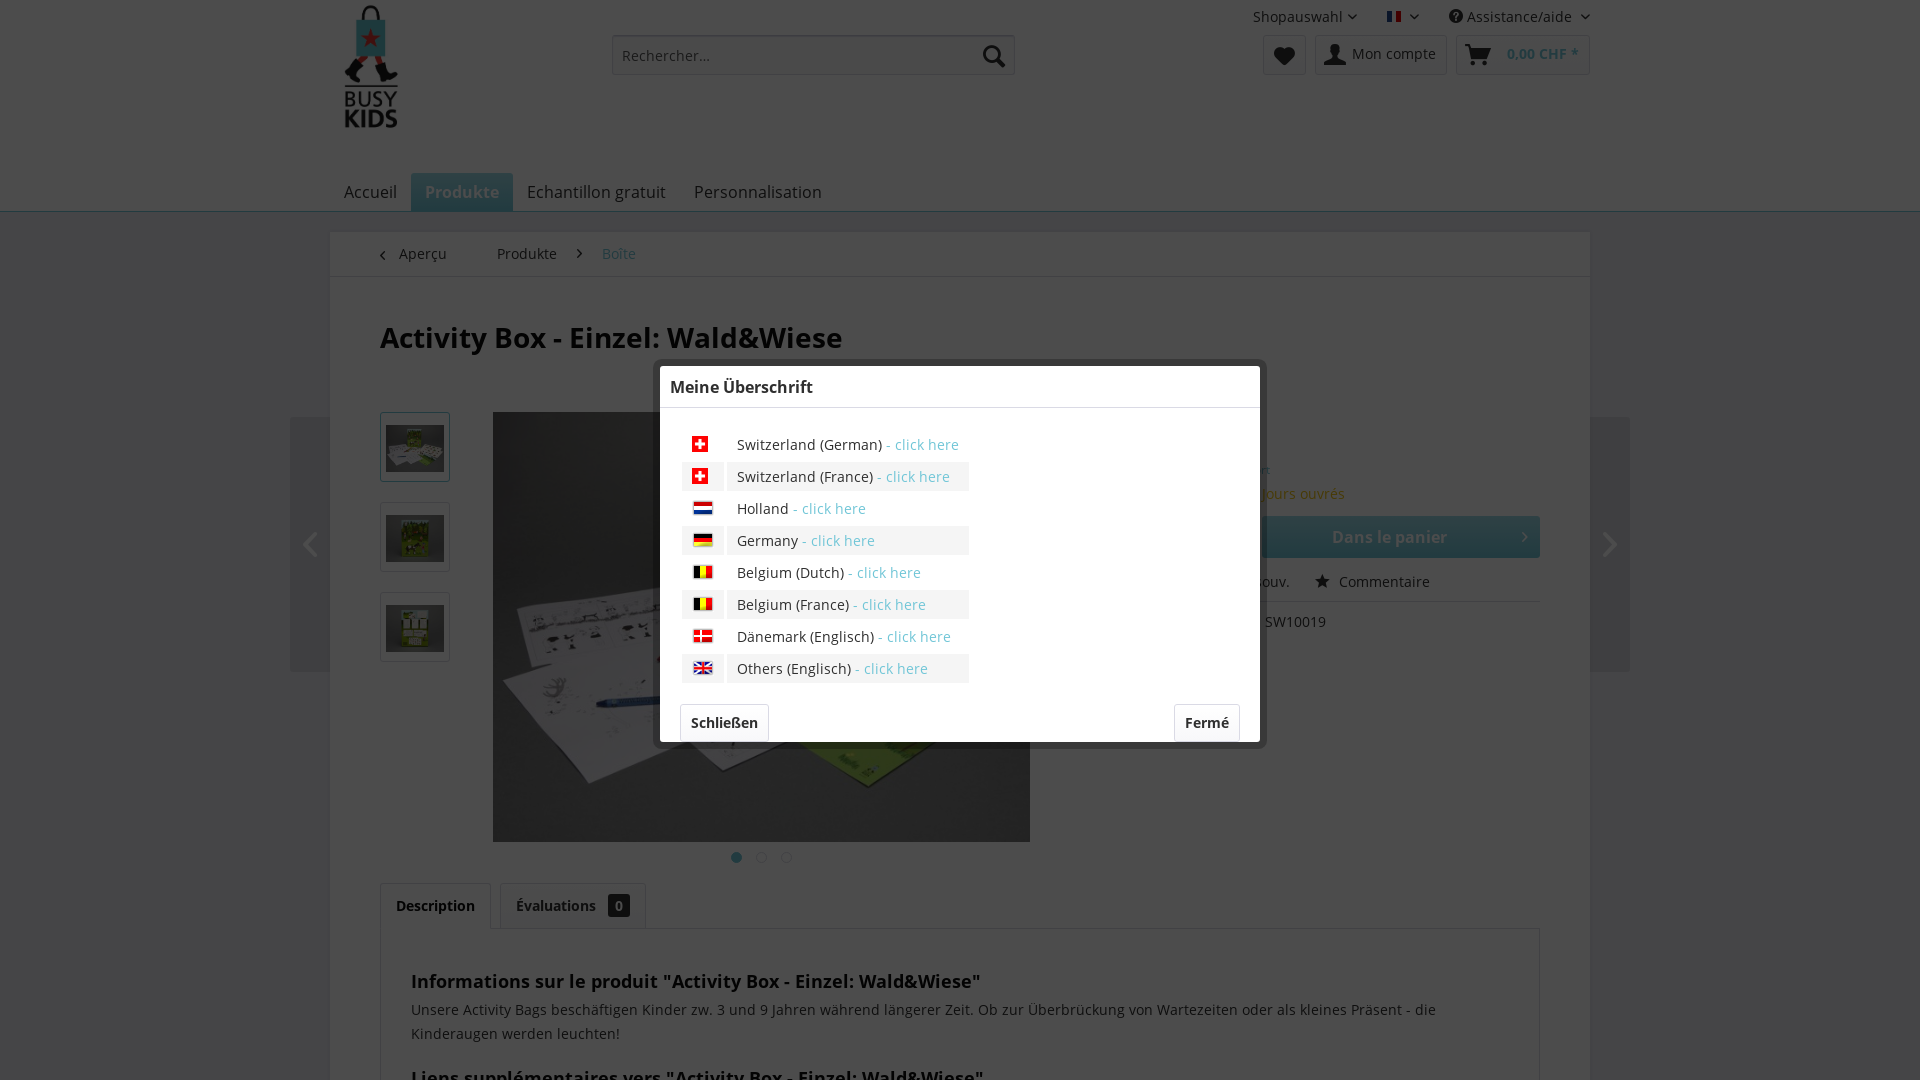 The image size is (1920, 1080). What do you see at coordinates (757, 192) in the screenshot?
I see `'Personnalisation'` at bounding box center [757, 192].